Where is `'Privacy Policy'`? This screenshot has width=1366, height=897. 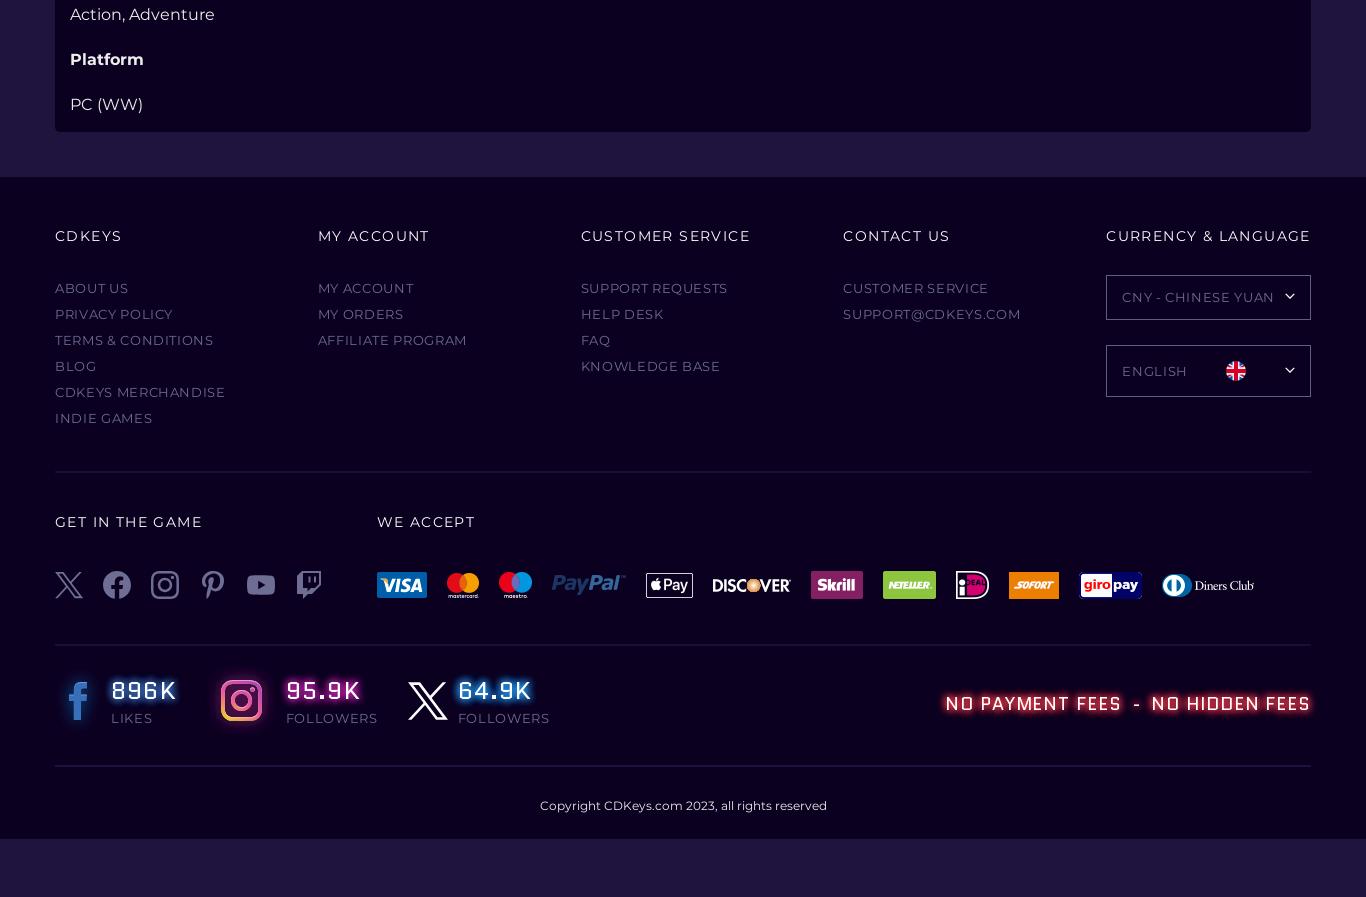 'Privacy Policy' is located at coordinates (114, 313).